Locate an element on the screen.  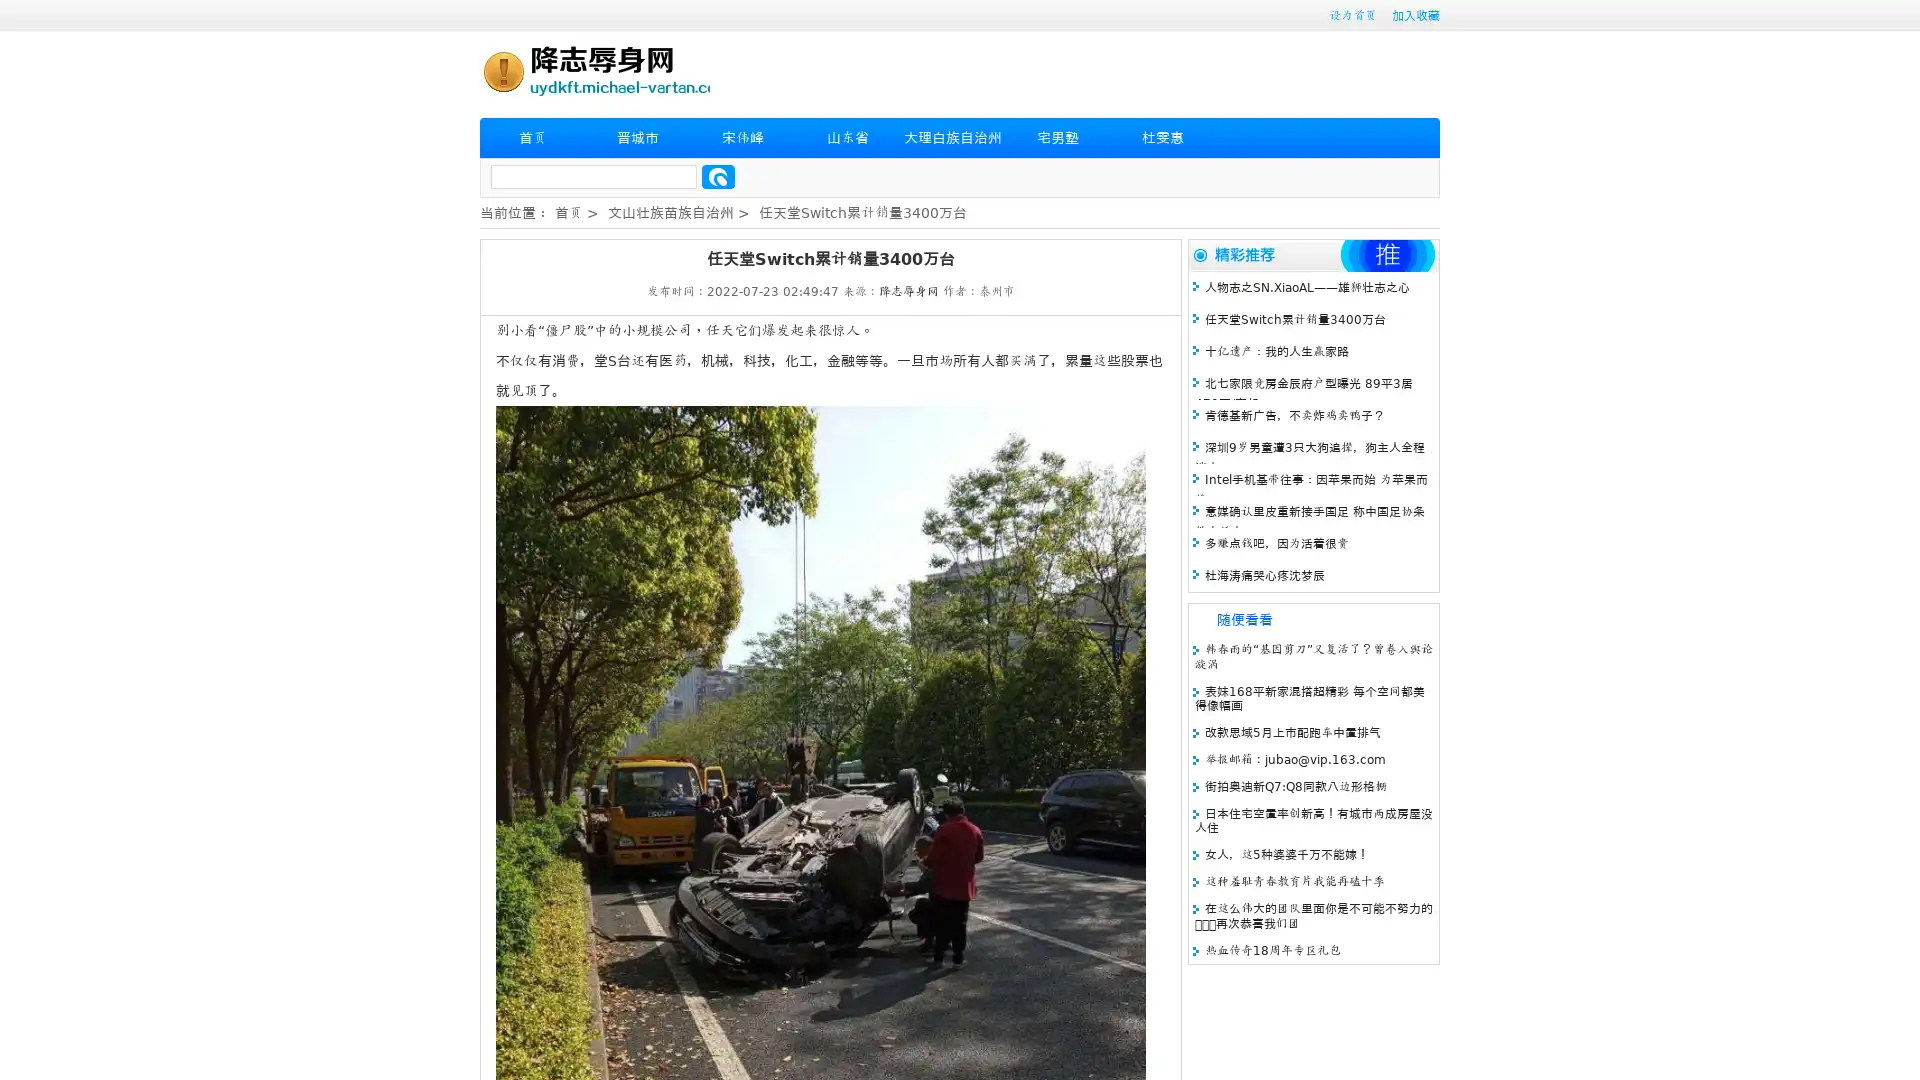
Search is located at coordinates (718, 176).